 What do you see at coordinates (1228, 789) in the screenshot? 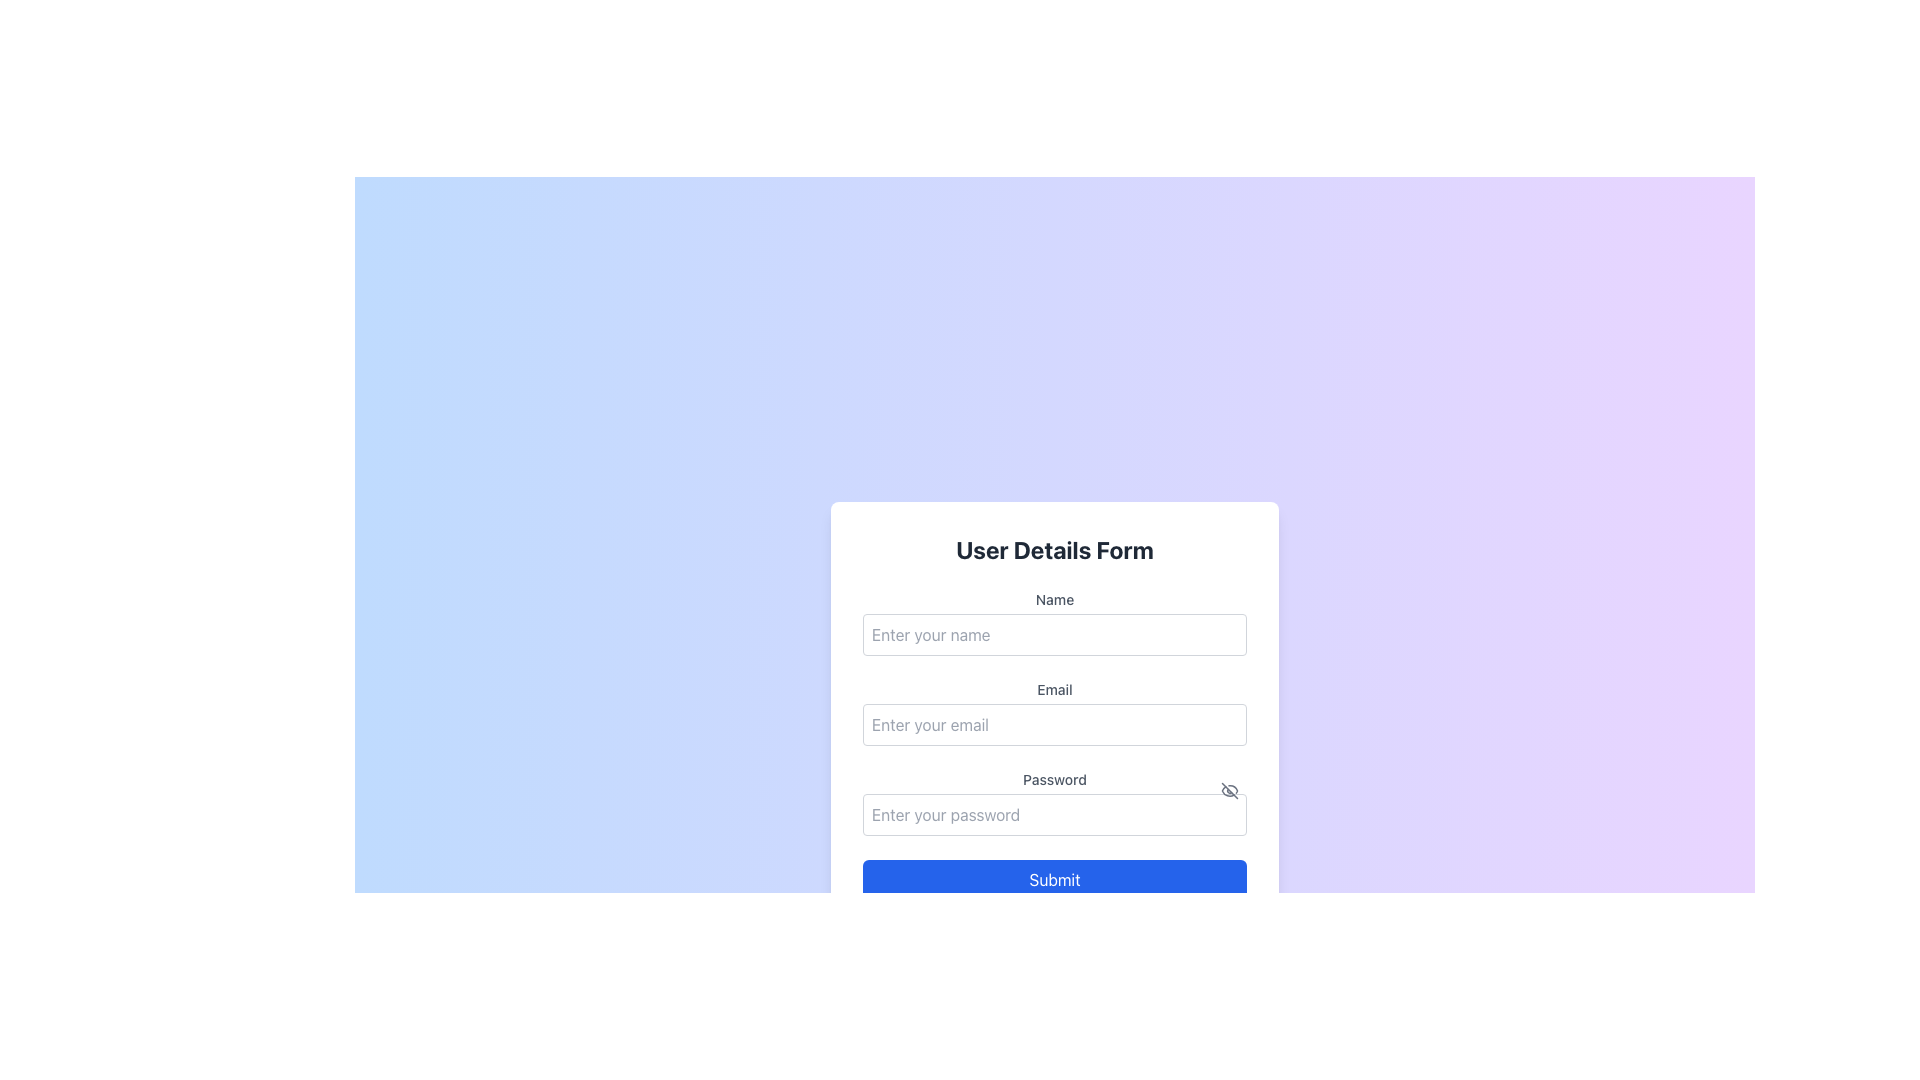
I see `the toggle visibility button located on the right side of the password input field` at bounding box center [1228, 789].